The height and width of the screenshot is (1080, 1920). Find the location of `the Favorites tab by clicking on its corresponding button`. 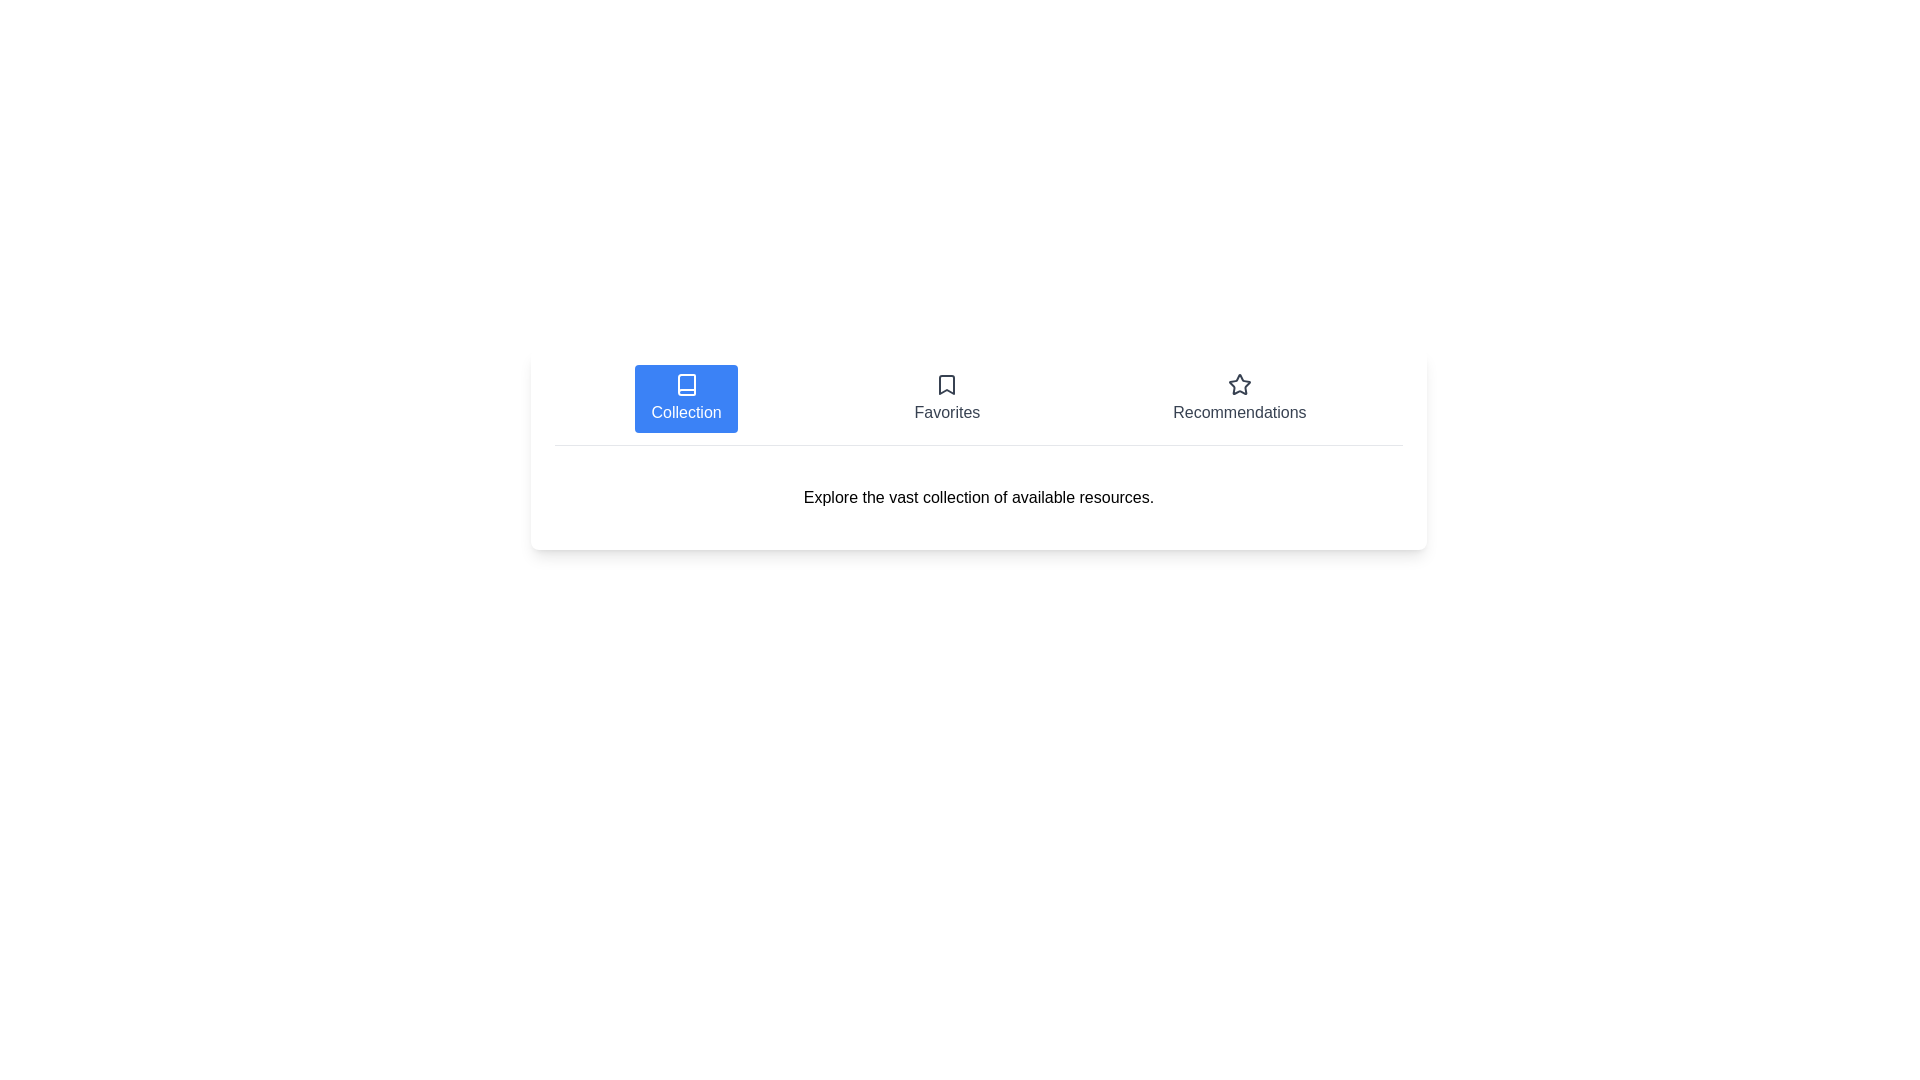

the Favorites tab by clicking on its corresponding button is located at coordinates (946, 398).